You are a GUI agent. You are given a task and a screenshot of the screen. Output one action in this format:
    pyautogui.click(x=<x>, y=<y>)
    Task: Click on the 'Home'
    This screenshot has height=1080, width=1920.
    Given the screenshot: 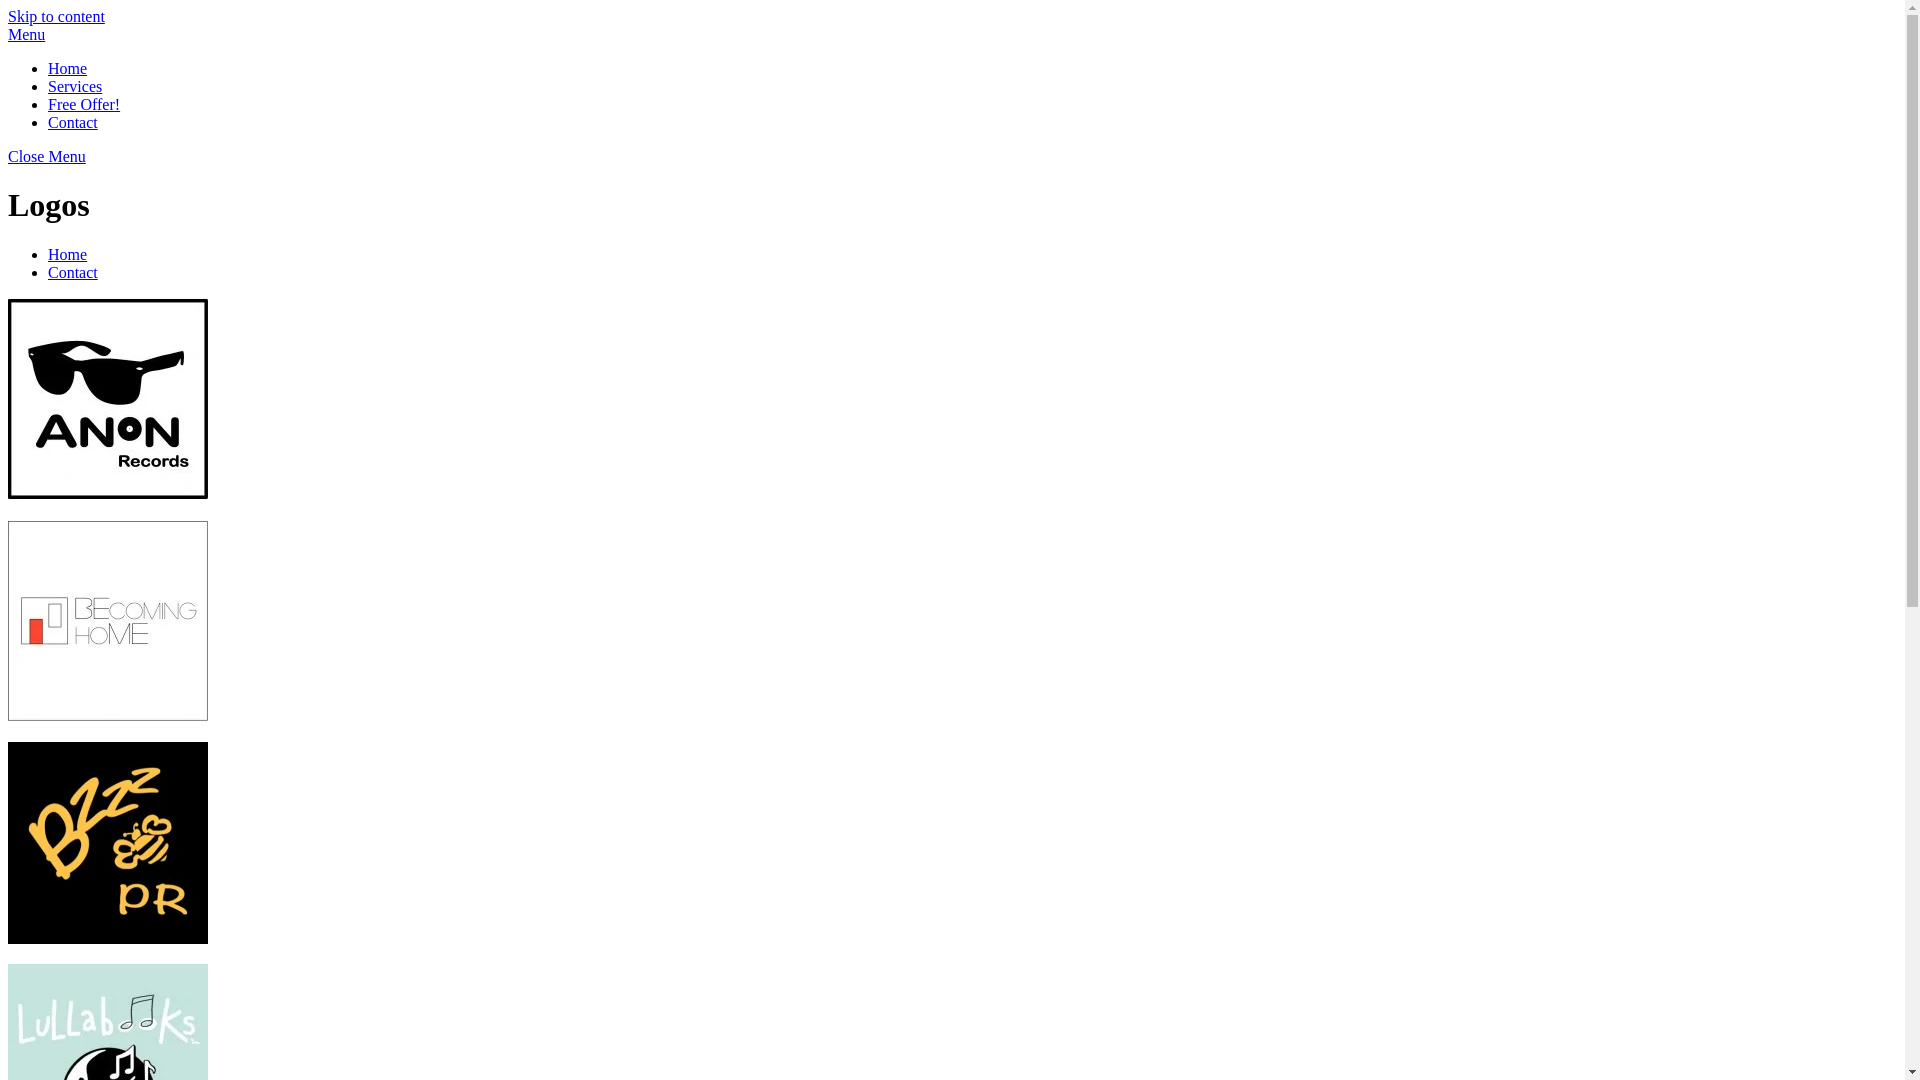 What is the action you would take?
    pyautogui.click(x=67, y=67)
    